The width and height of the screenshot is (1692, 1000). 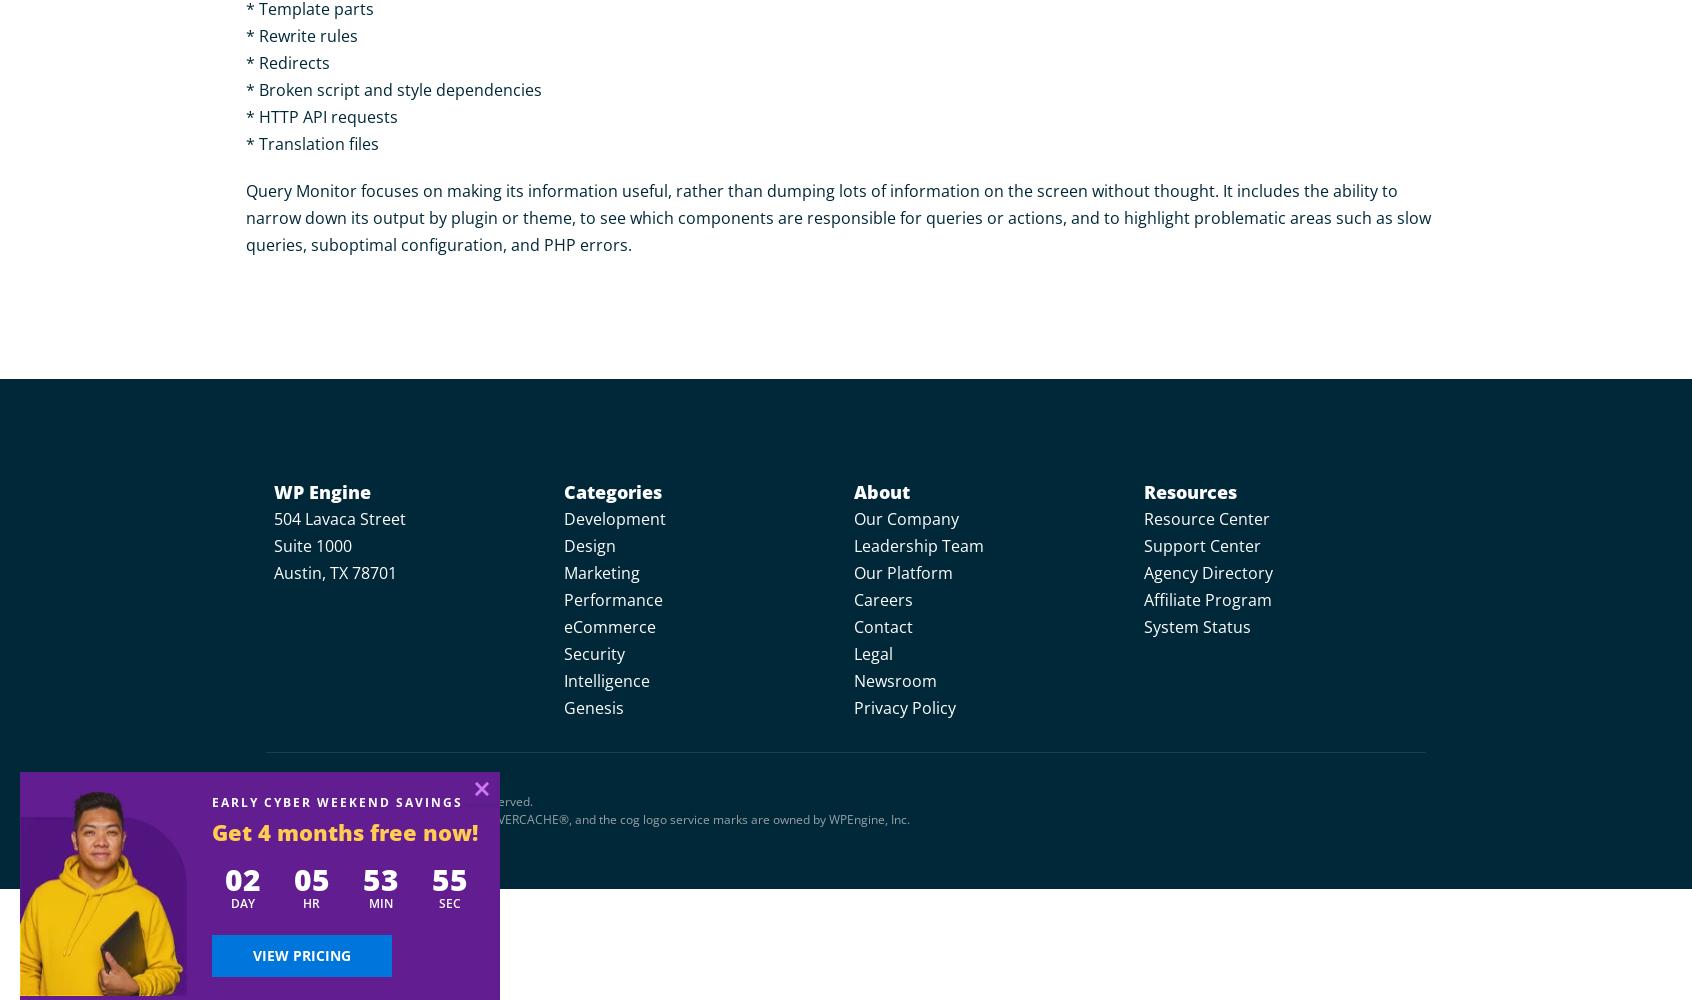 I want to click on 'Categories', so click(x=563, y=491).